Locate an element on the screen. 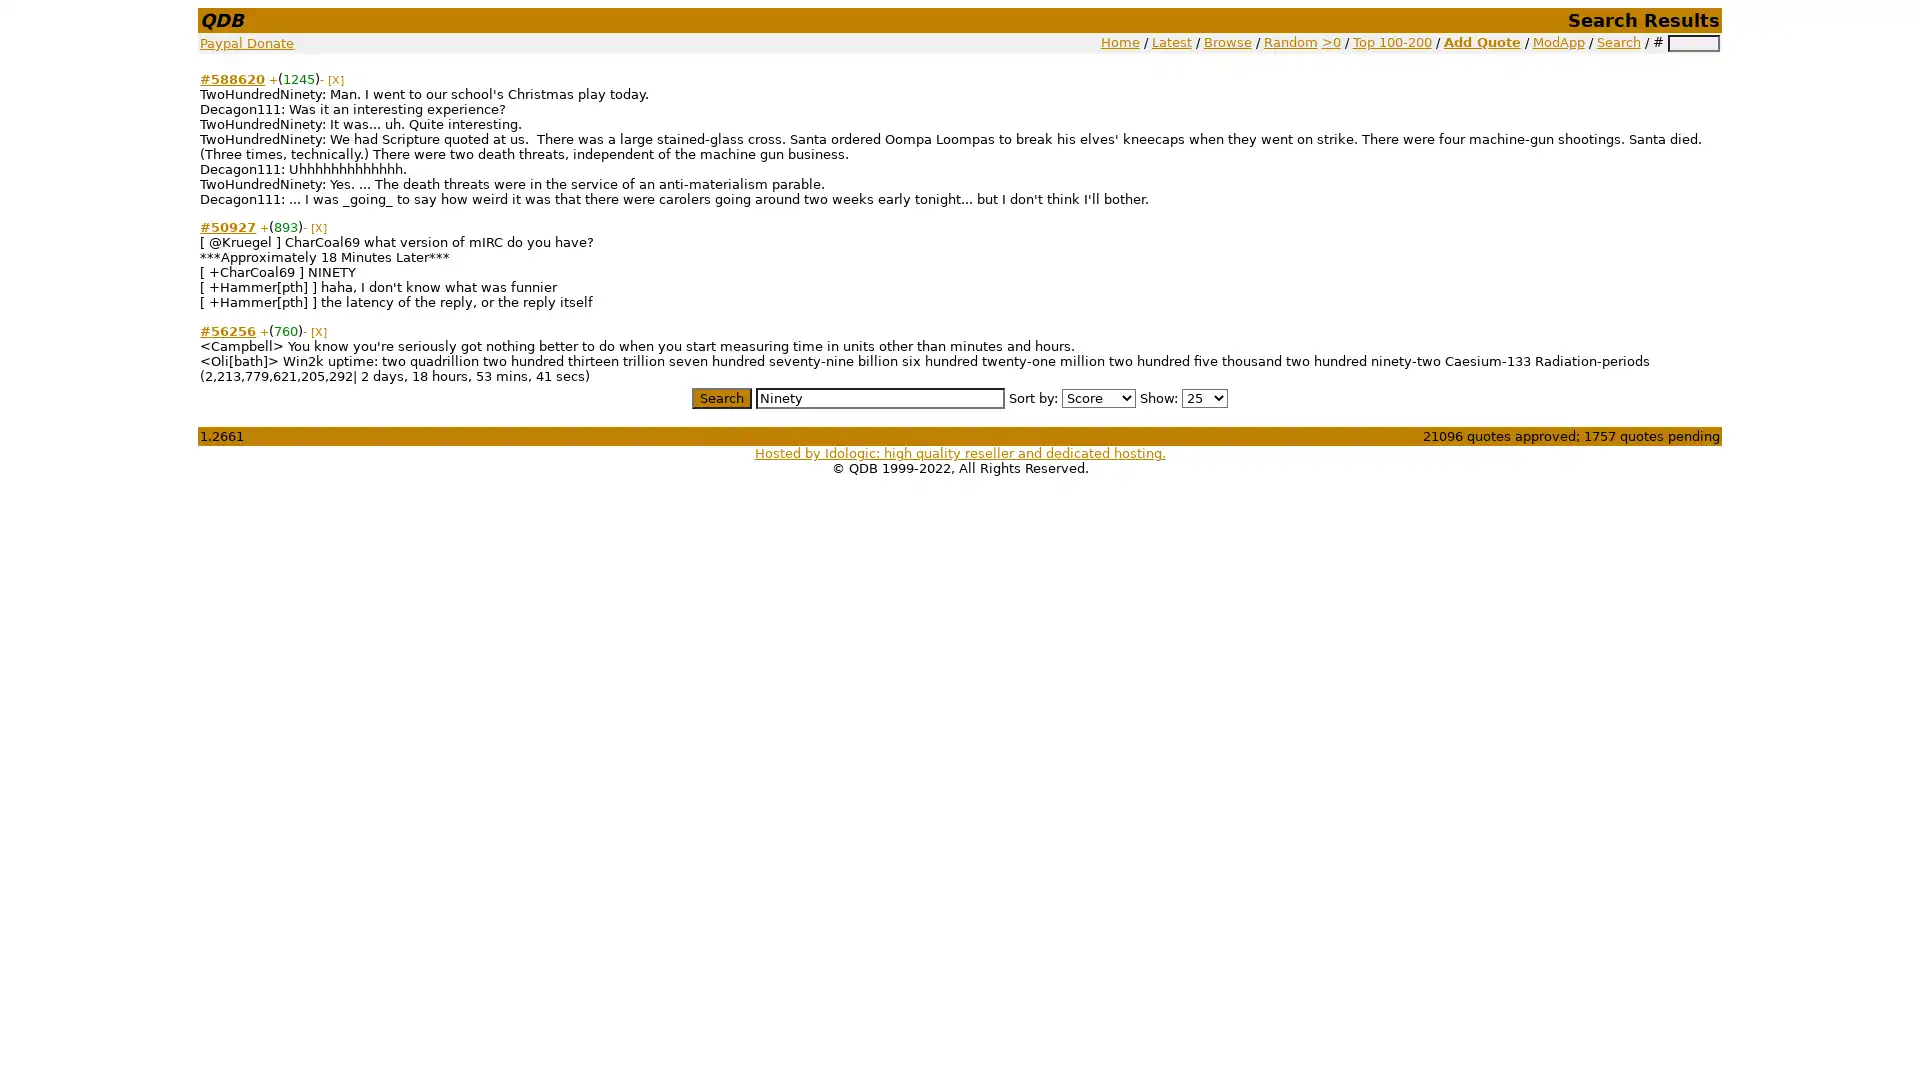  Search is located at coordinates (720, 397).